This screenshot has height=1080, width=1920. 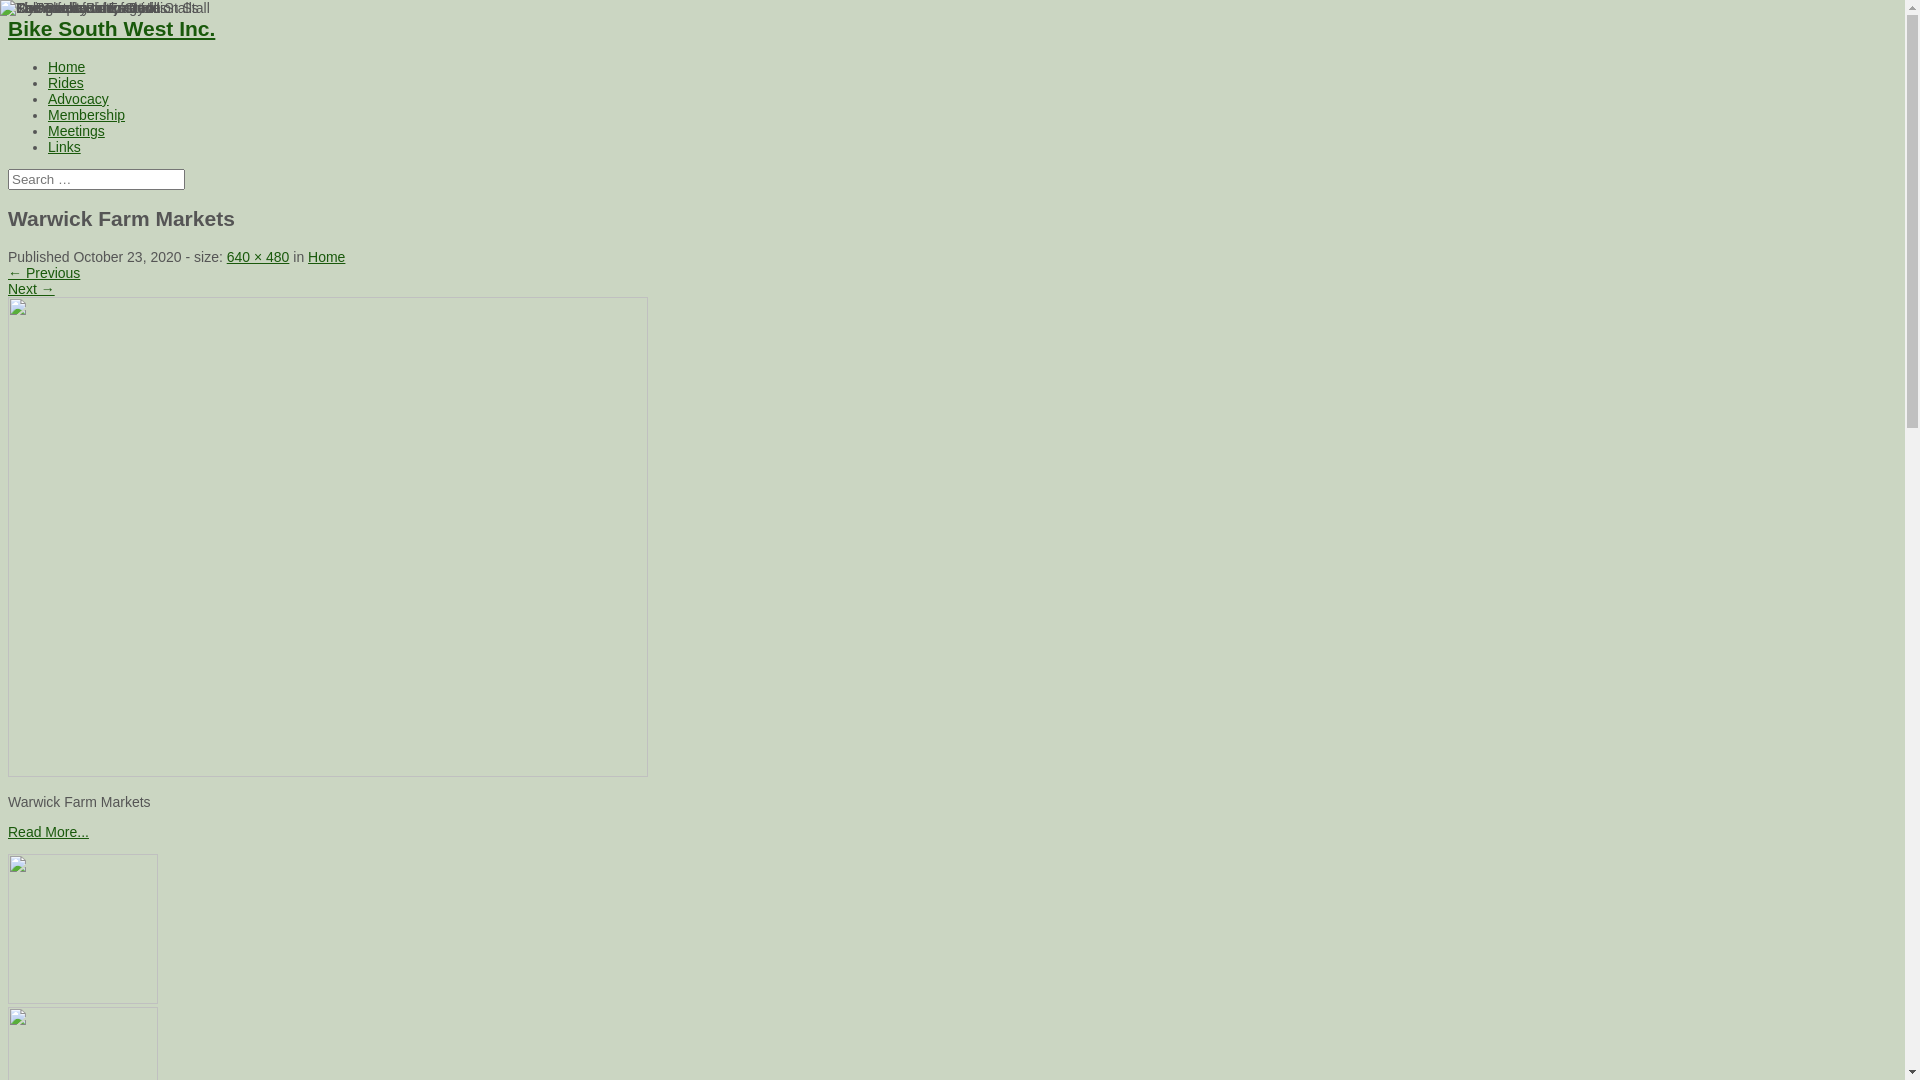 I want to click on 'Home', so click(x=66, y=65).